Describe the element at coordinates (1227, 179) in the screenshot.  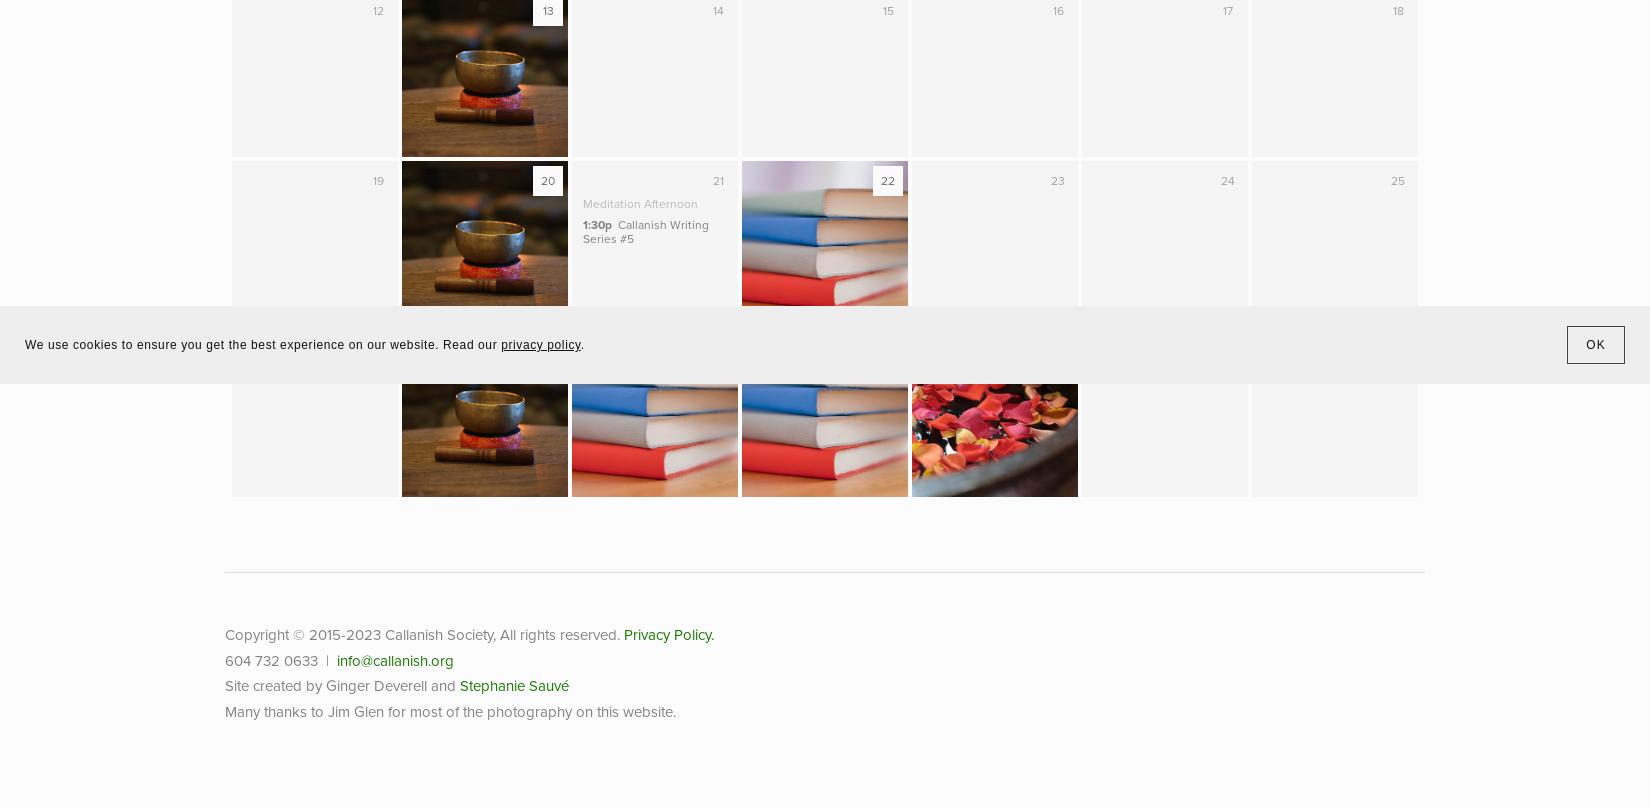
I see `'24'` at that location.